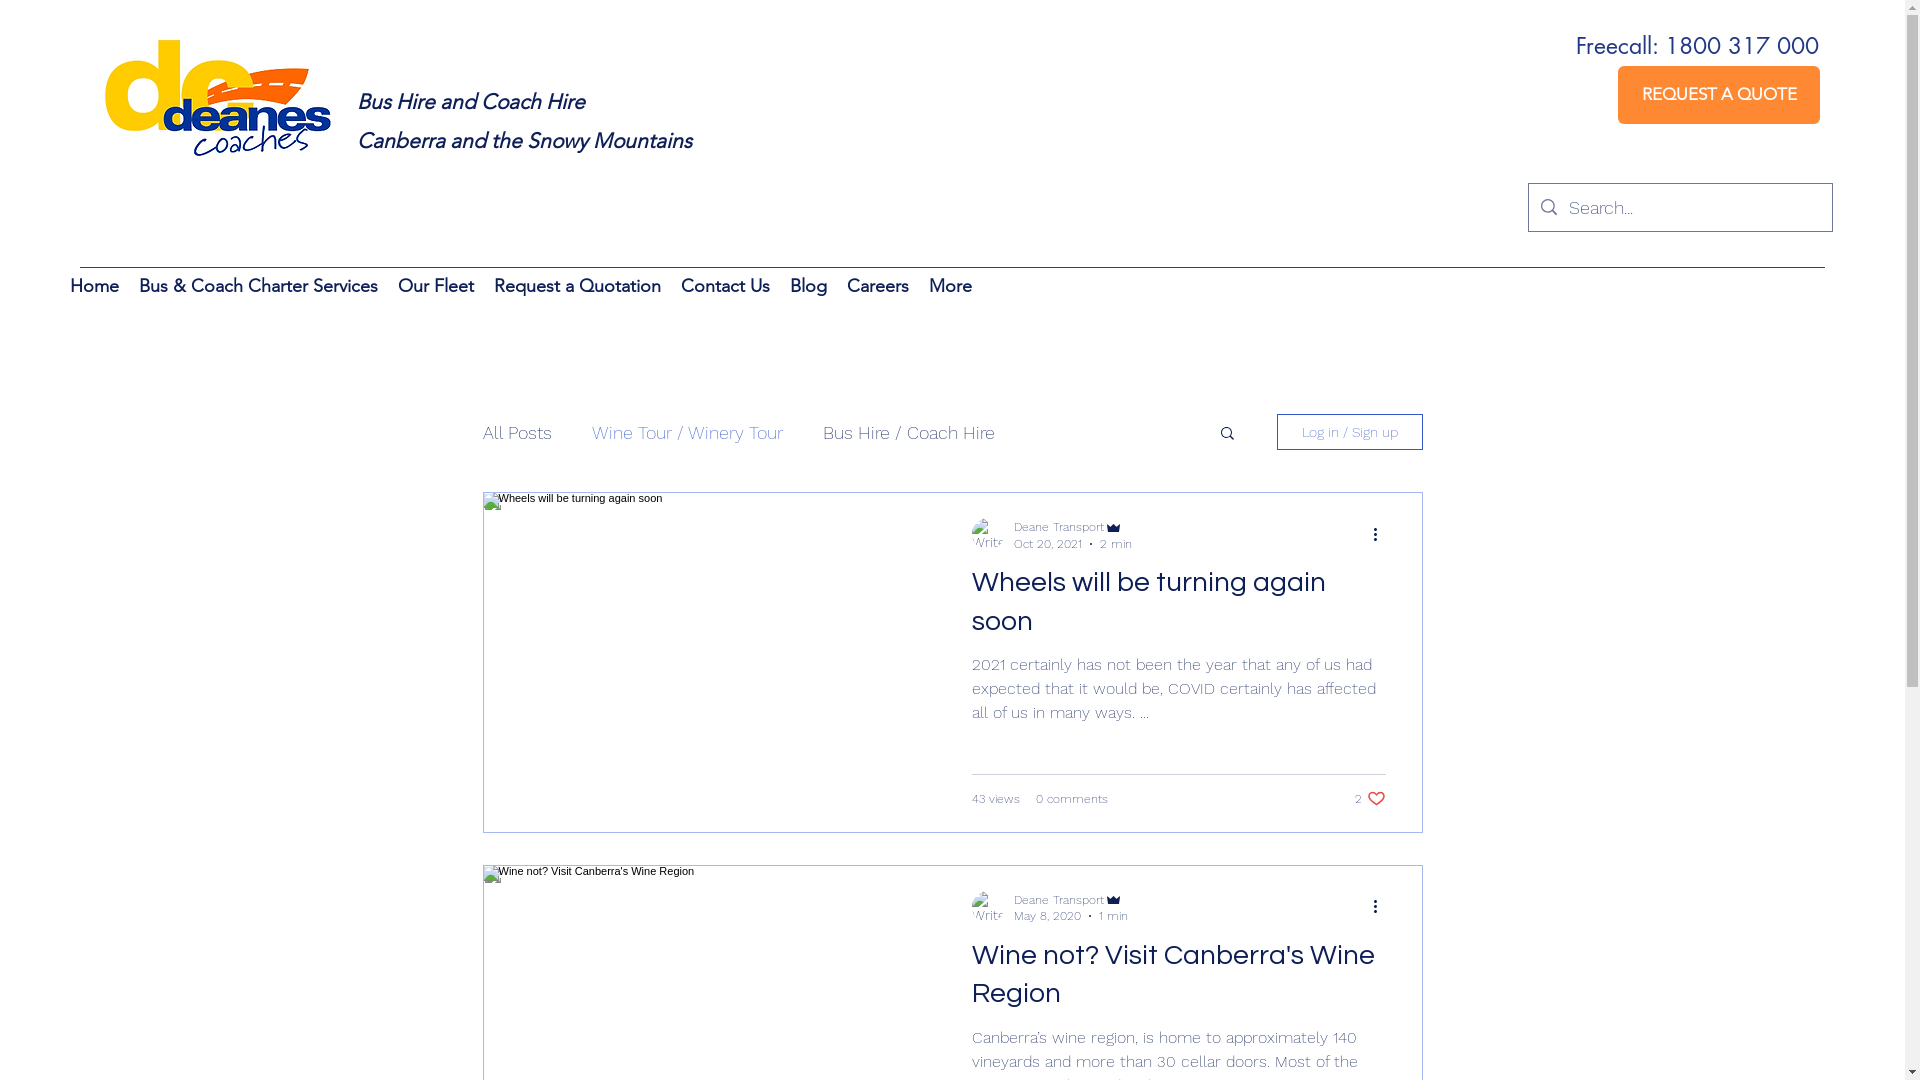 Image resolution: width=1920 pixels, height=1080 pixels. What do you see at coordinates (724, 289) in the screenshot?
I see `'Contact Us'` at bounding box center [724, 289].